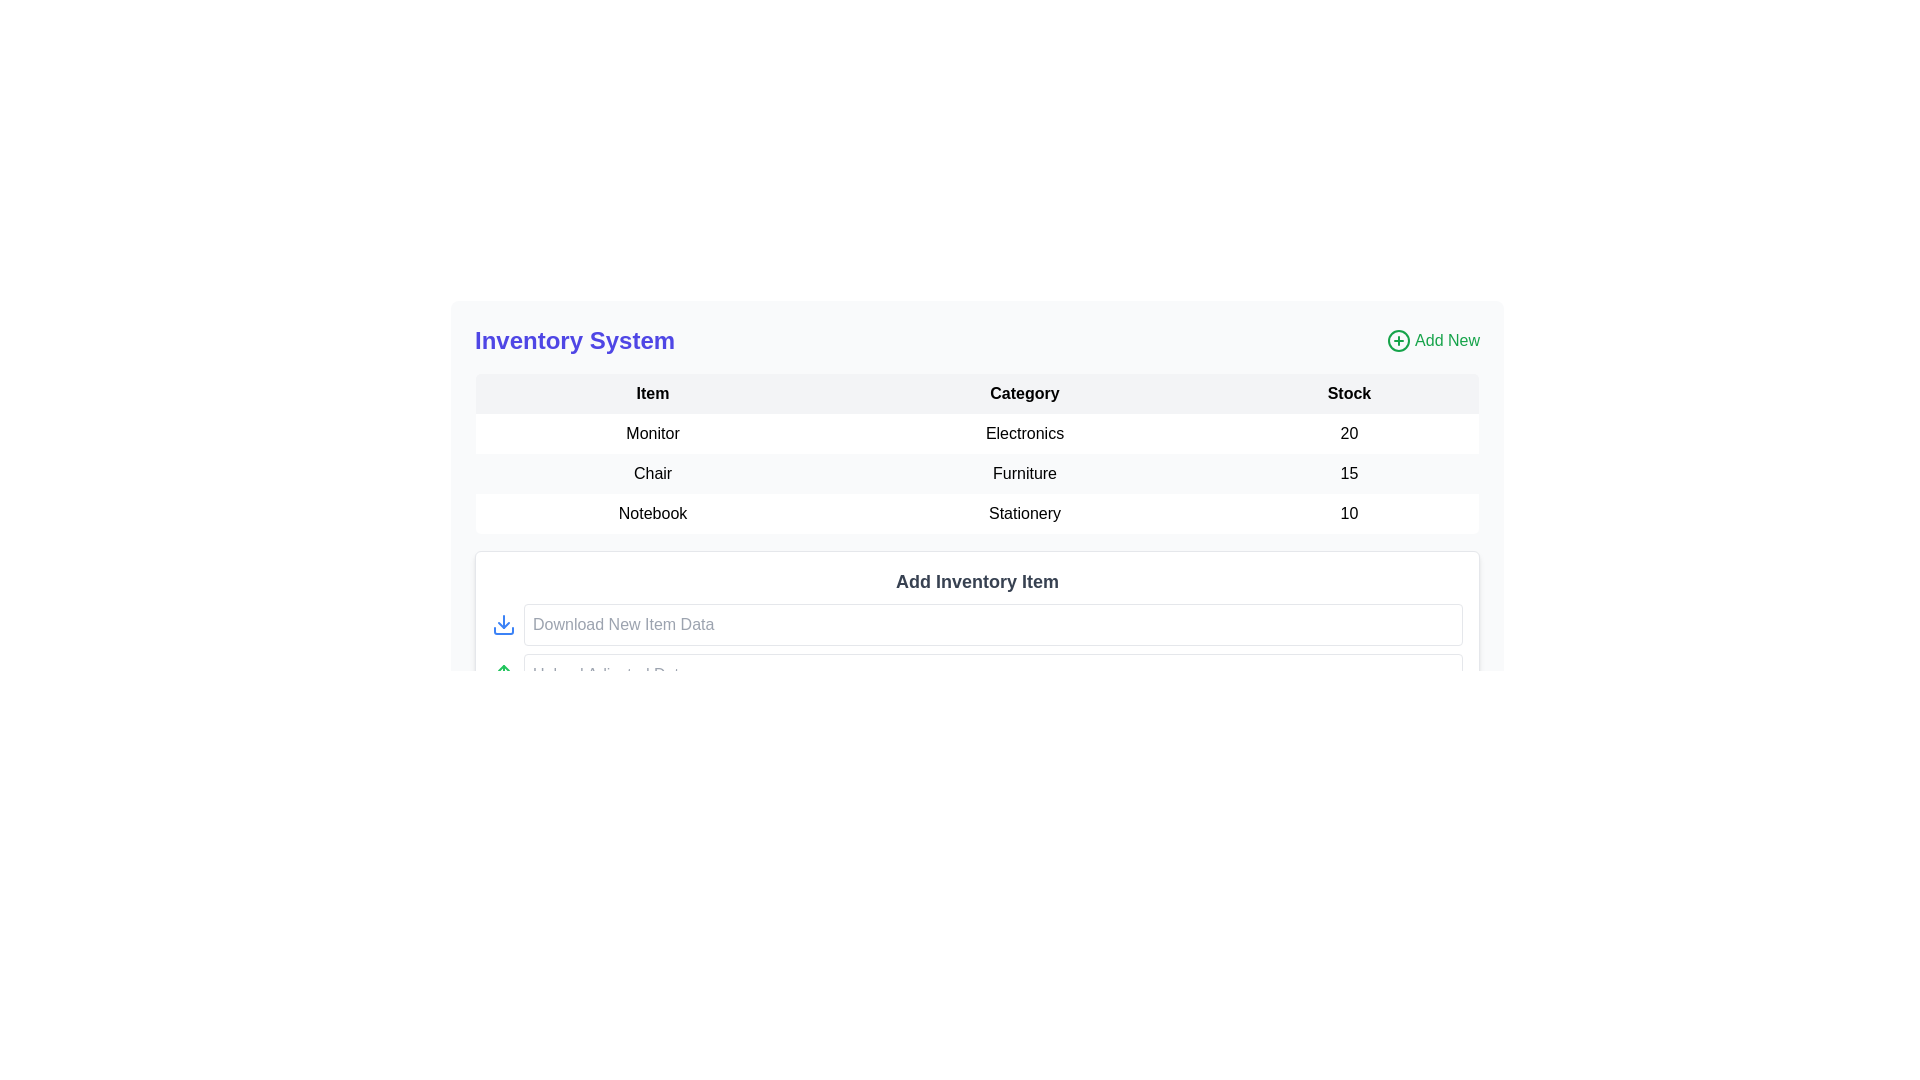 The image size is (1920, 1080). I want to click on the text element displaying '15' in bold within the Stock column of the second row of the table, as it is interactive, so click(1349, 474).